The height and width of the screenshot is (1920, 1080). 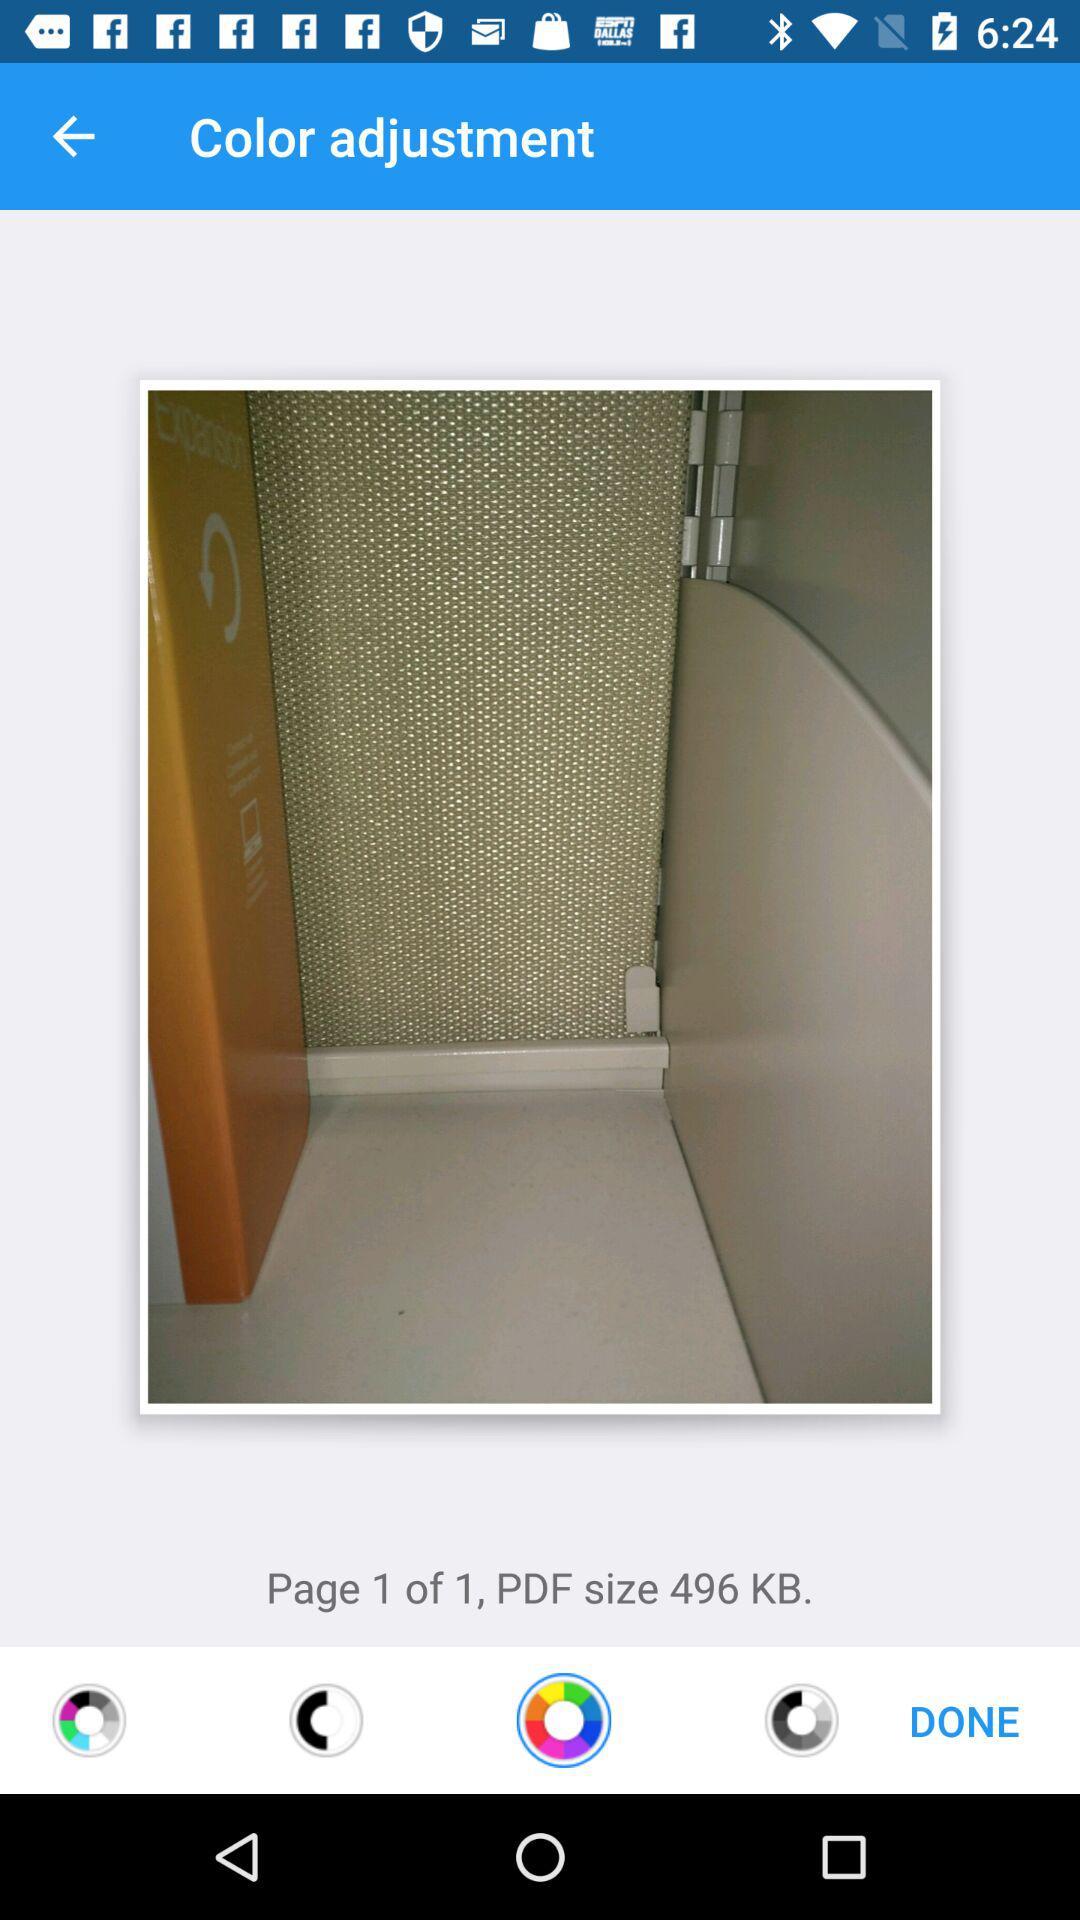 What do you see at coordinates (963, 1719) in the screenshot?
I see `the done item` at bounding box center [963, 1719].